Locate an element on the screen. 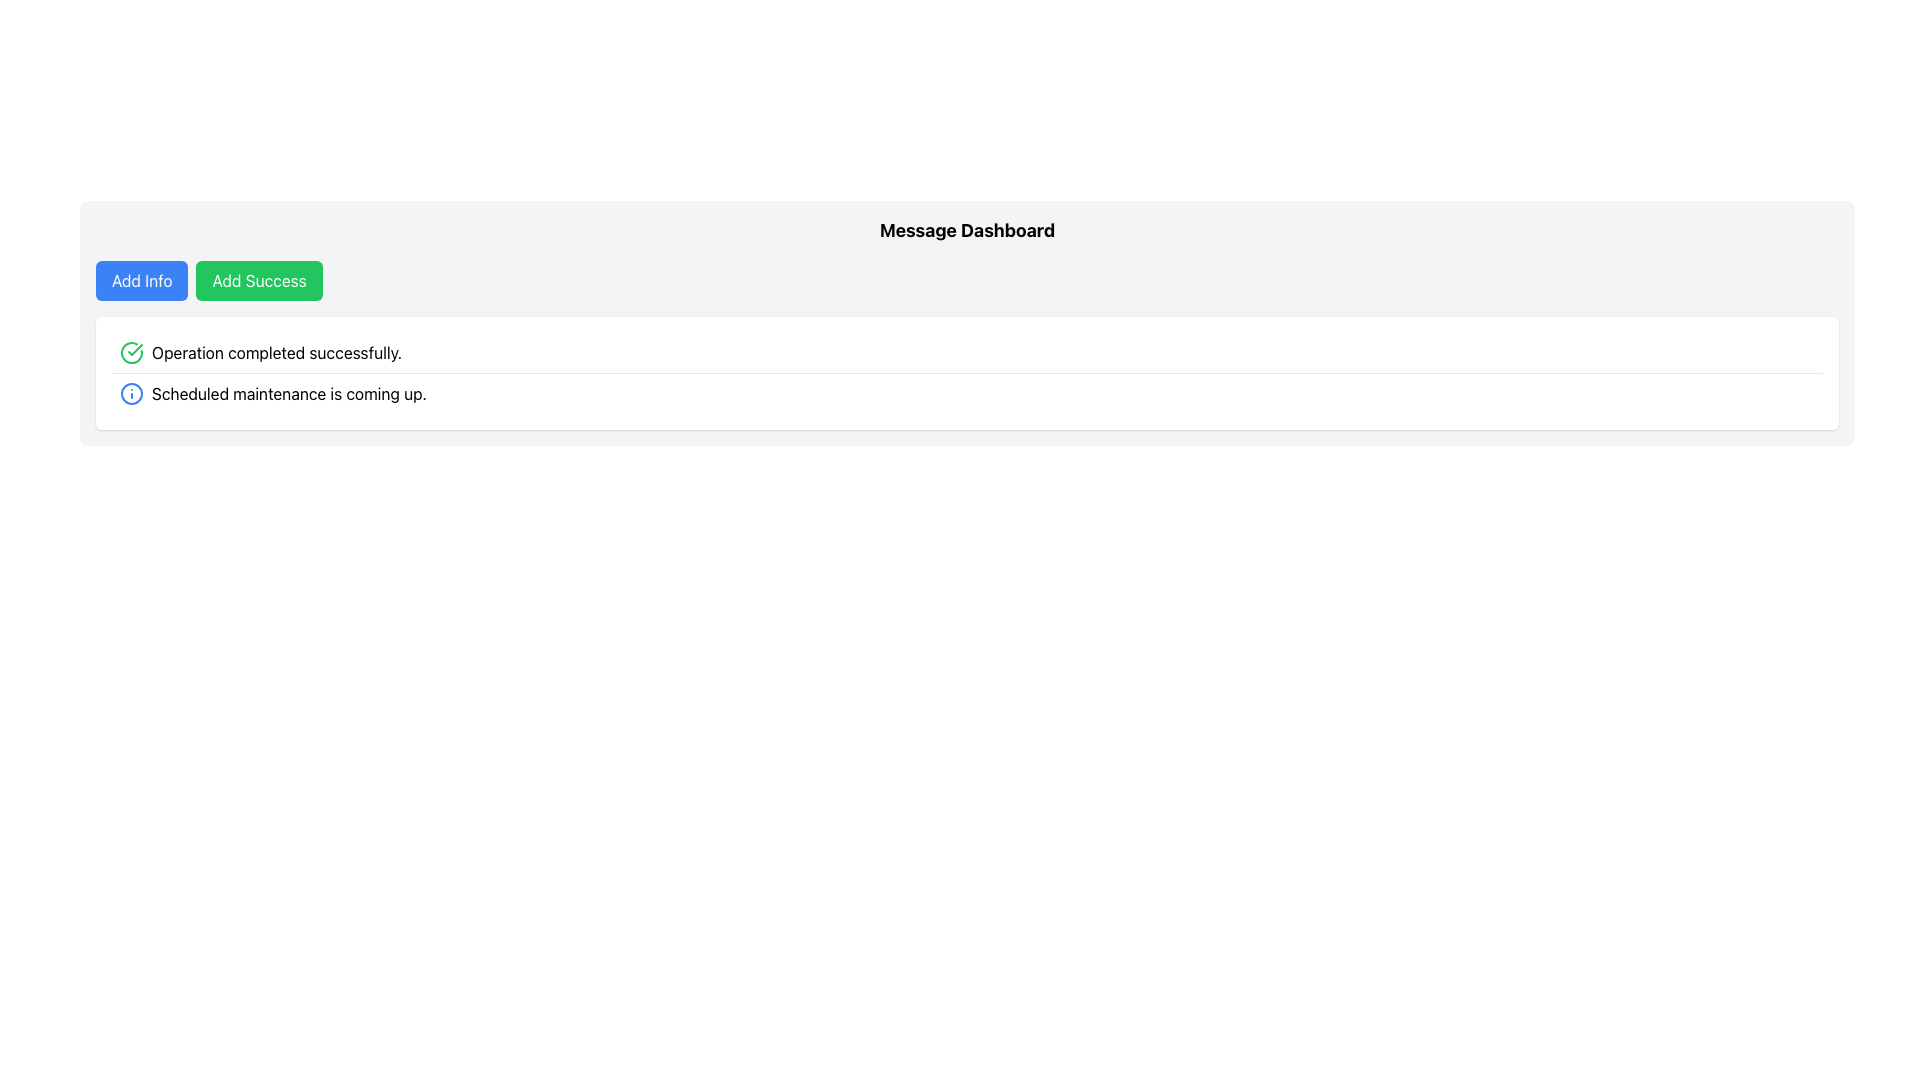 This screenshot has width=1920, height=1080. the graphical icon that visually indicates the status of the message, which is located to the left of the text label reading 'Scheduled maintenance is coming up.' is located at coordinates (131, 393).